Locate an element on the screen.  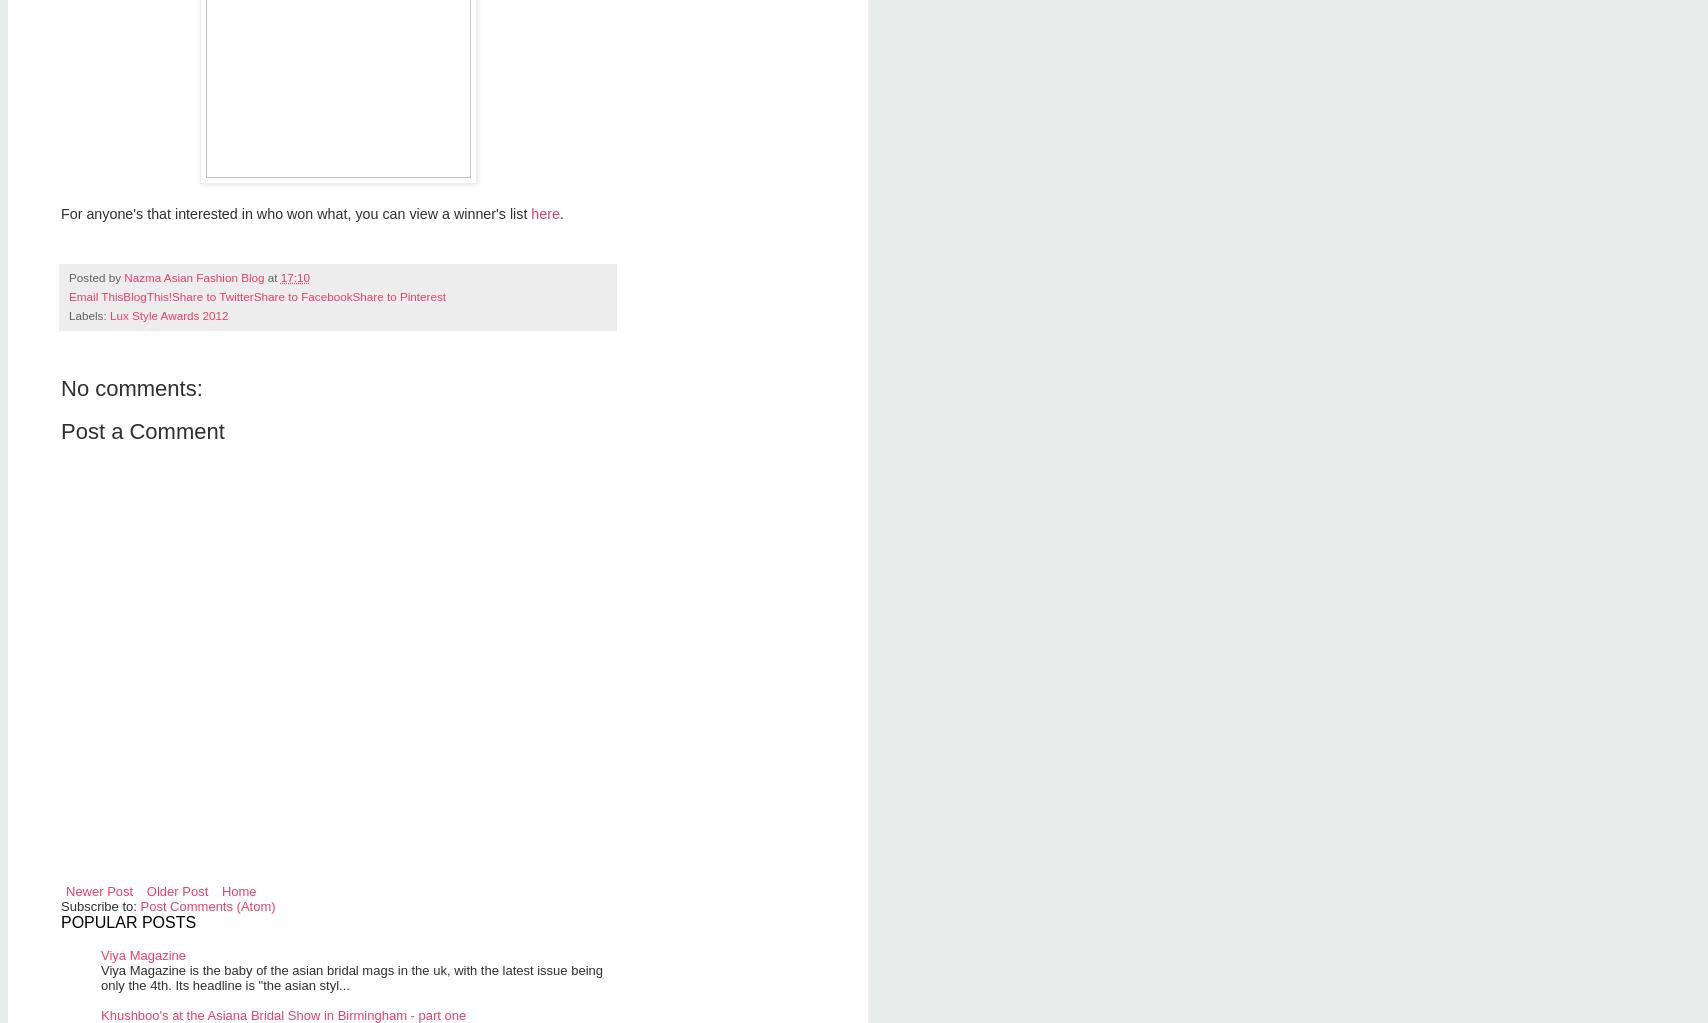
'Older Post' is located at coordinates (146, 890).